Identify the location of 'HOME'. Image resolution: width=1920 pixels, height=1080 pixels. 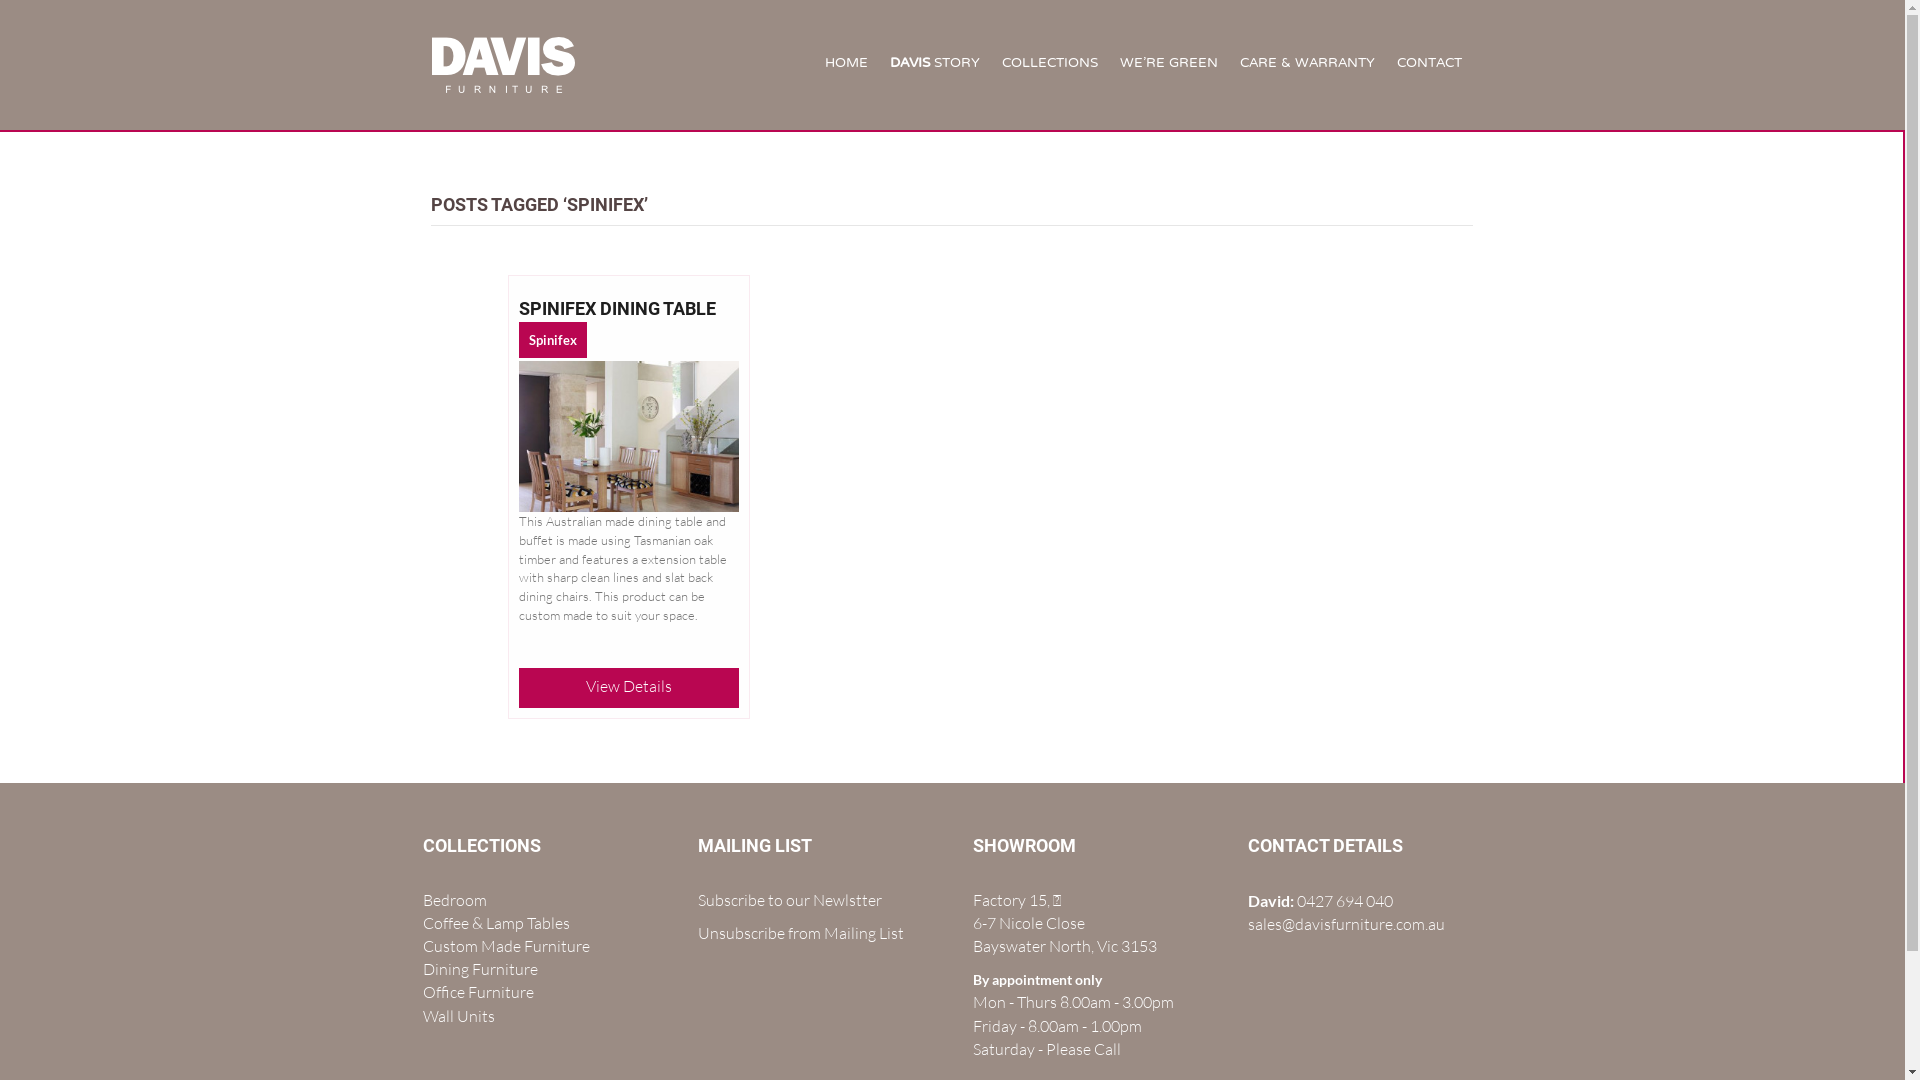
(846, 64).